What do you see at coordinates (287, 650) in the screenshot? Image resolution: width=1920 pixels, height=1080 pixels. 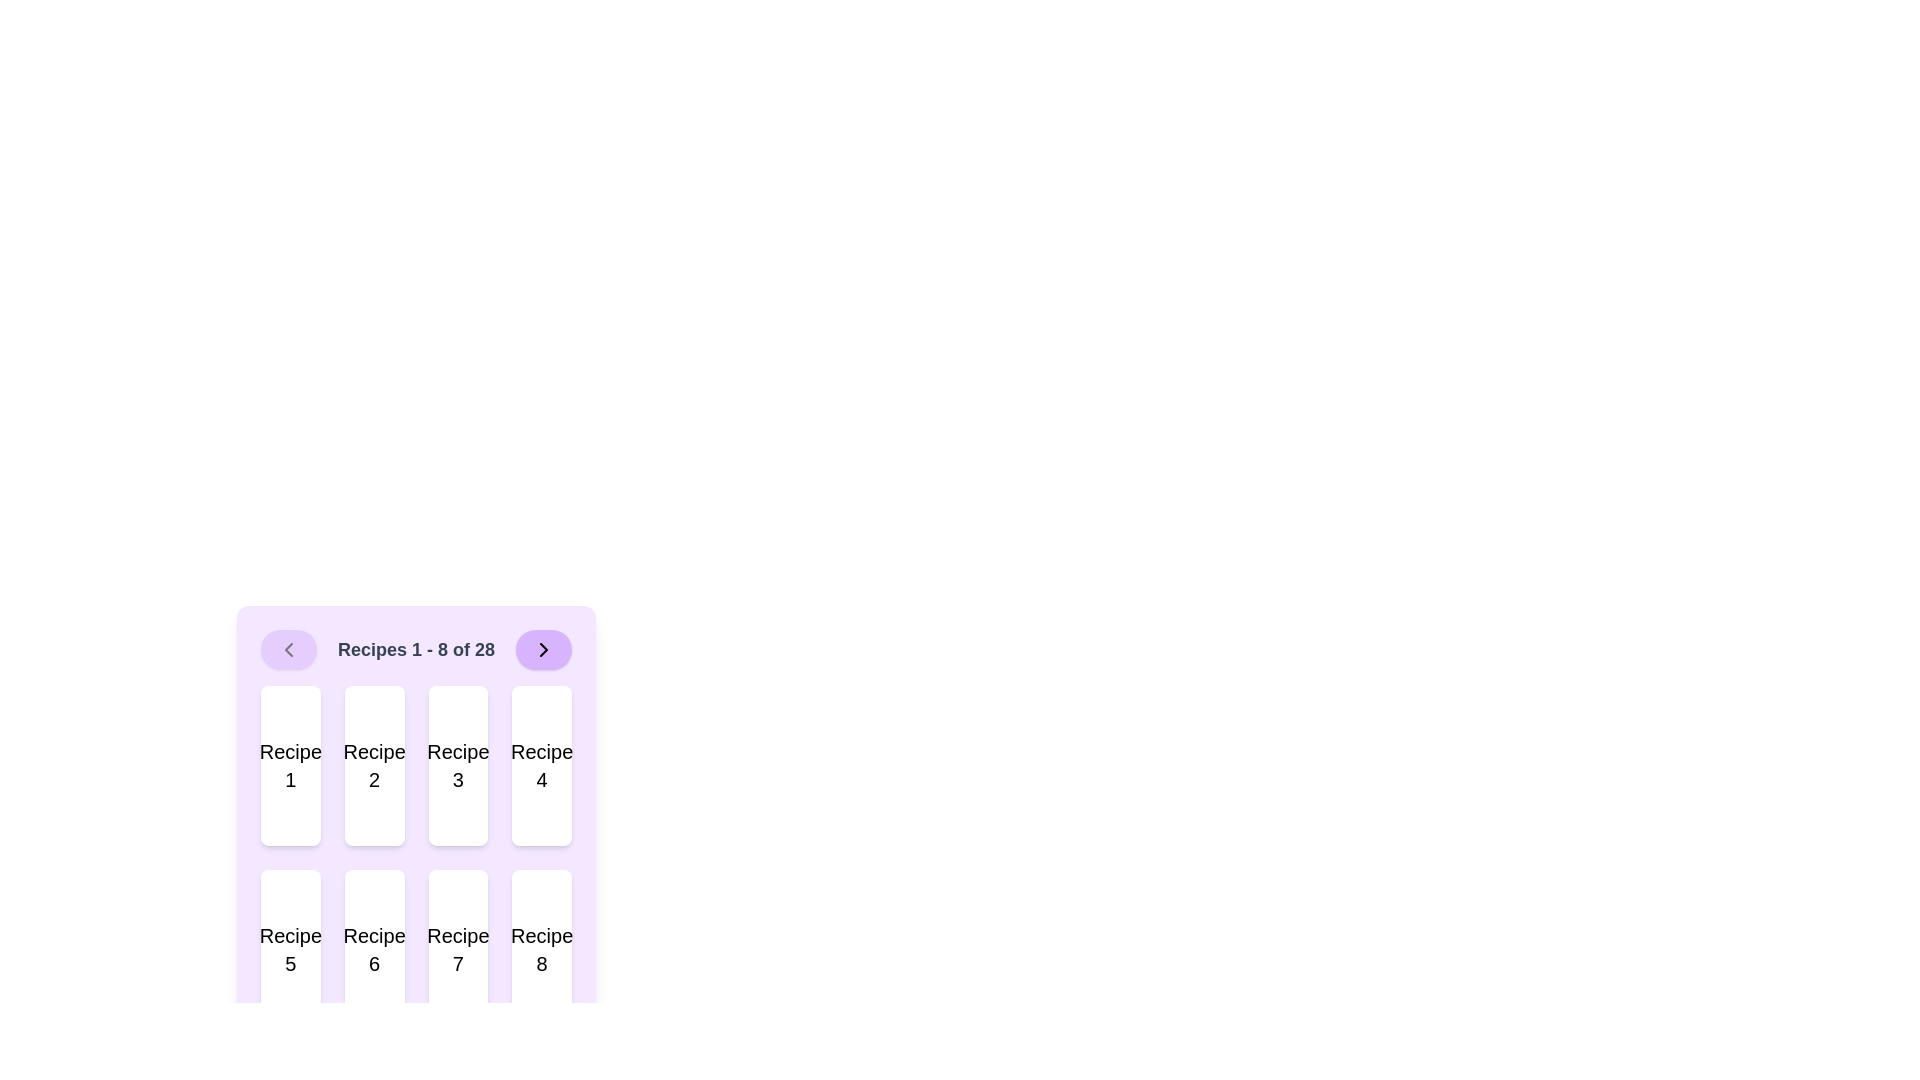 I see `the previous navigation button located at the top-left corner of the navigation bar` at bounding box center [287, 650].